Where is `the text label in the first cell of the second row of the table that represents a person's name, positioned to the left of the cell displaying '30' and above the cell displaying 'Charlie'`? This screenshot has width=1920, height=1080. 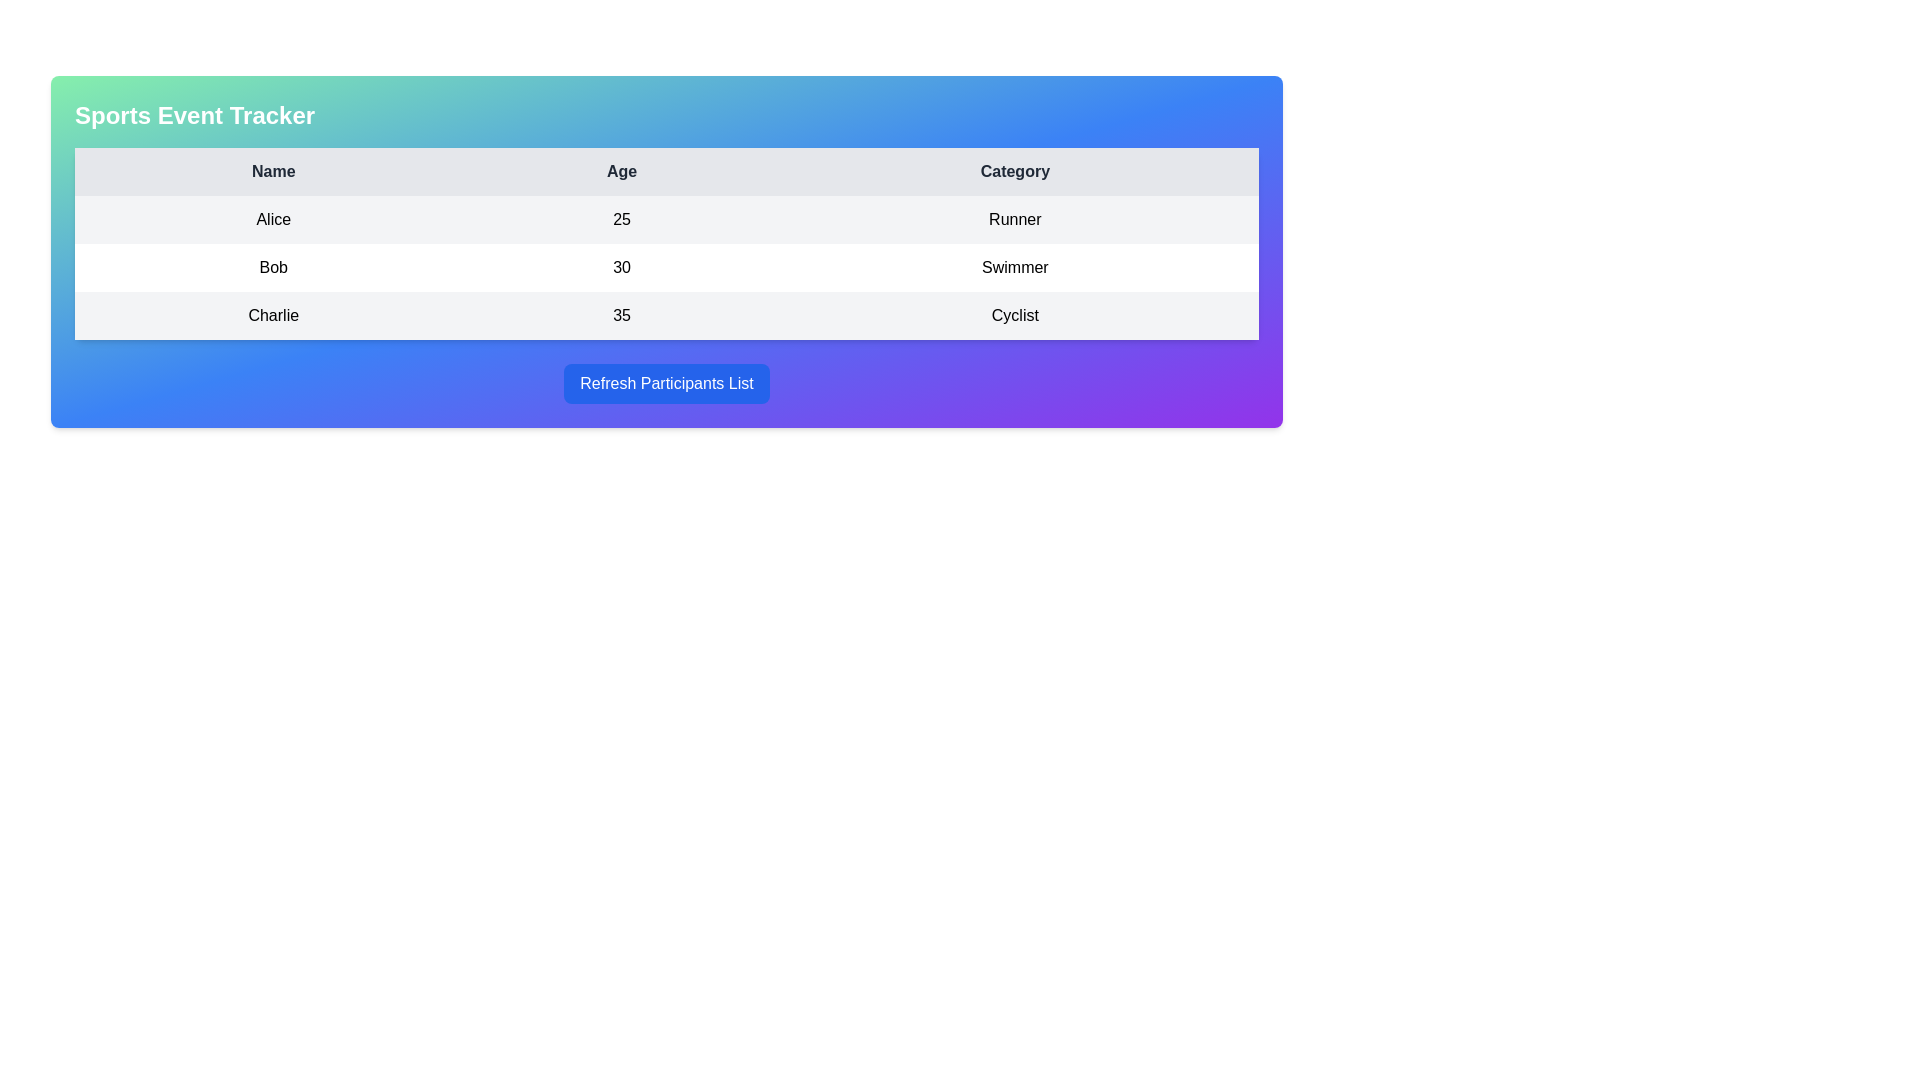 the text label in the first cell of the second row of the table that represents a person's name, positioned to the left of the cell displaying '30' and above the cell displaying 'Charlie' is located at coordinates (272, 266).